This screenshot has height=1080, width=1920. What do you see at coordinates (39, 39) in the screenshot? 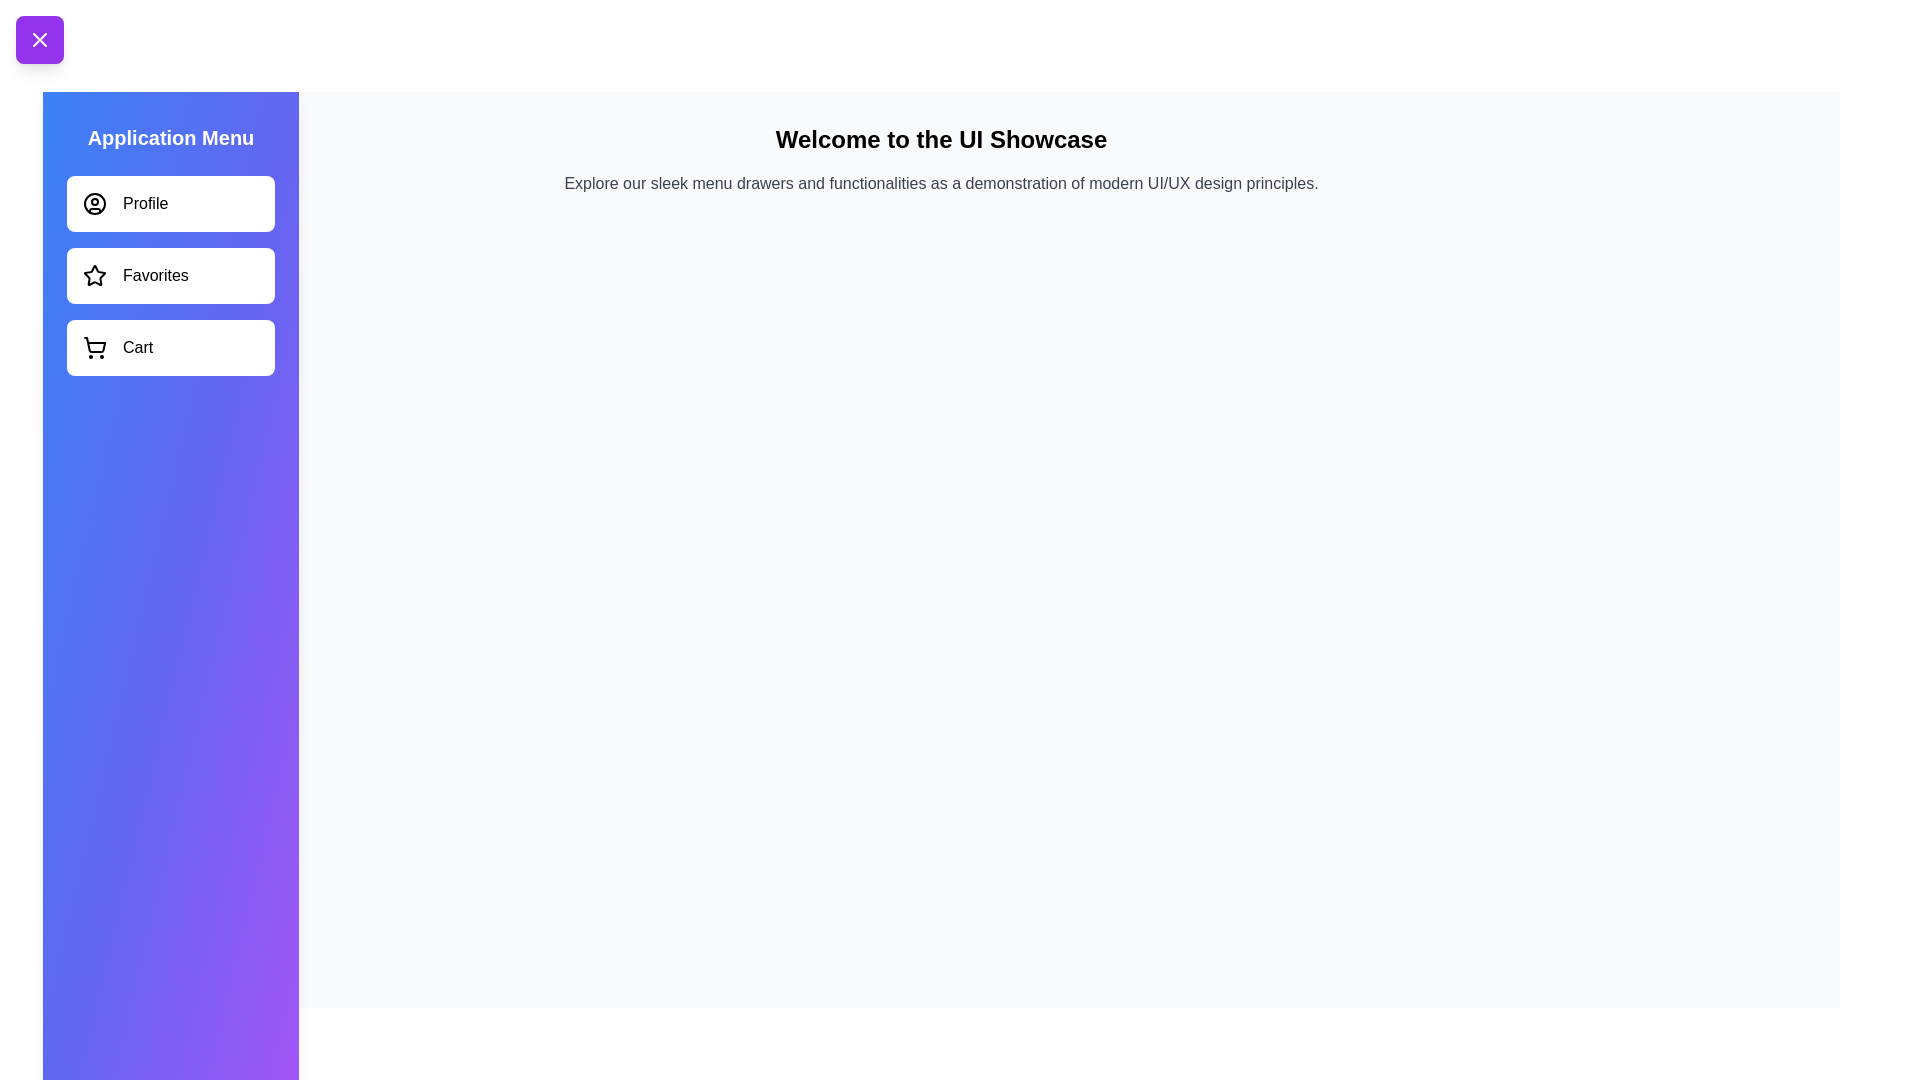
I see `button in the top-left corner to toggle the drawer's visibility` at bounding box center [39, 39].